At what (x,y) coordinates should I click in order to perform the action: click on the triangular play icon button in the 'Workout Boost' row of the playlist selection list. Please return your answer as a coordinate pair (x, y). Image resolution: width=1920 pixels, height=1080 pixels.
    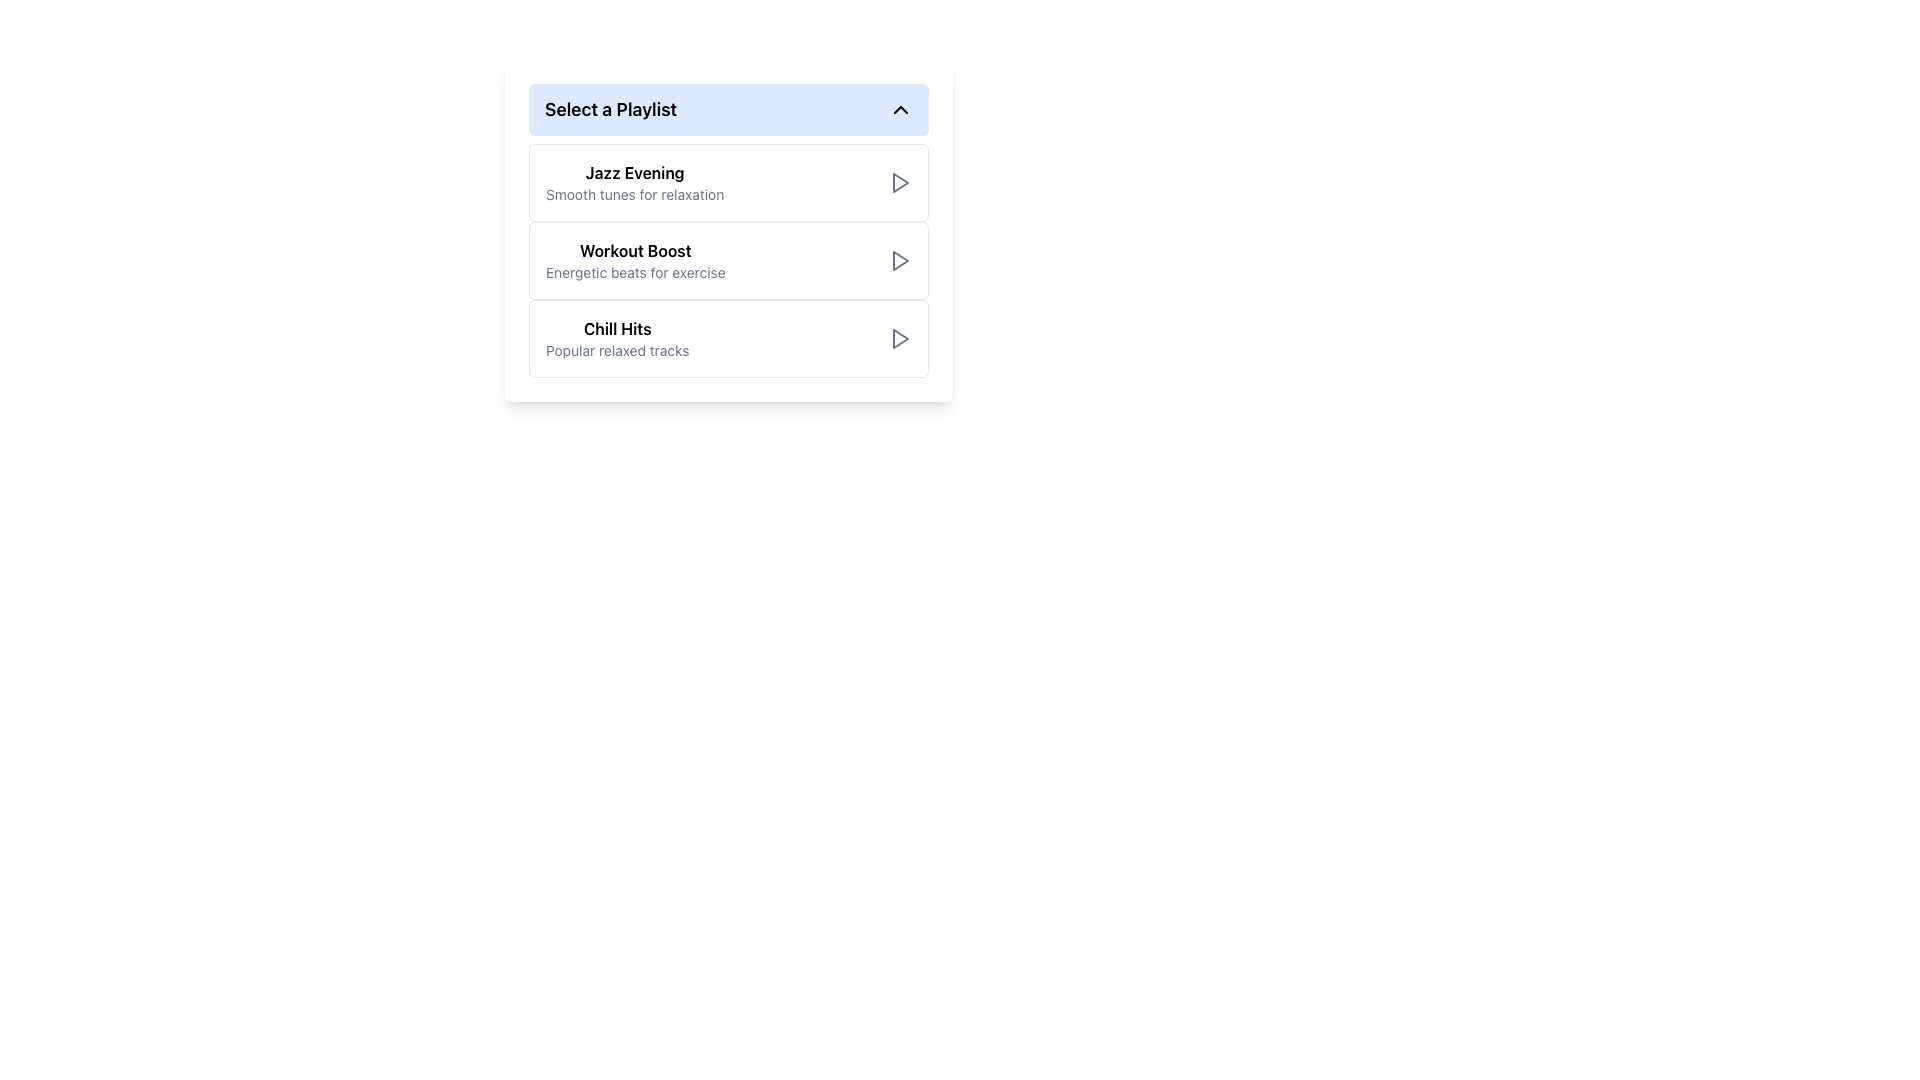
    Looking at the image, I should click on (899, 260).